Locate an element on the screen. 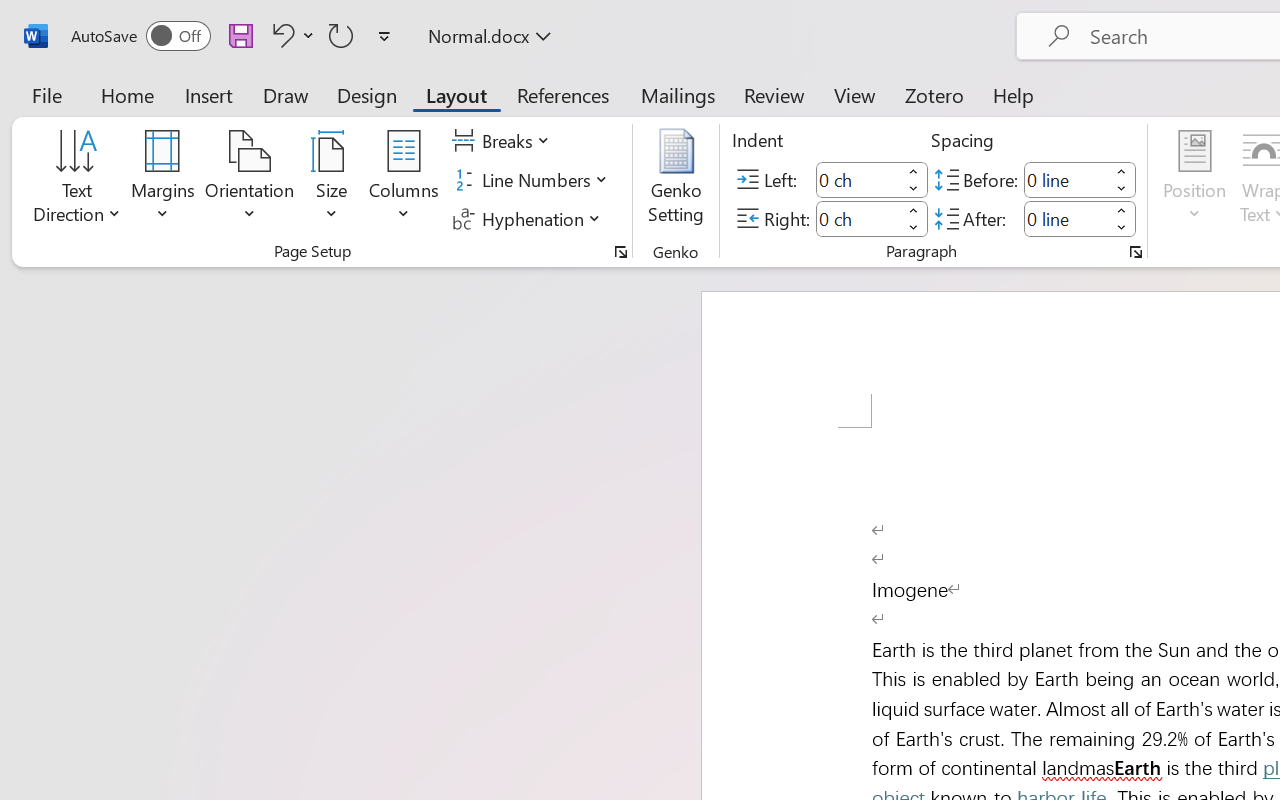 Image resolution: width=1280 pixels, height=800 pixels. 'Indent Right' is located at coordinates (858, 218).